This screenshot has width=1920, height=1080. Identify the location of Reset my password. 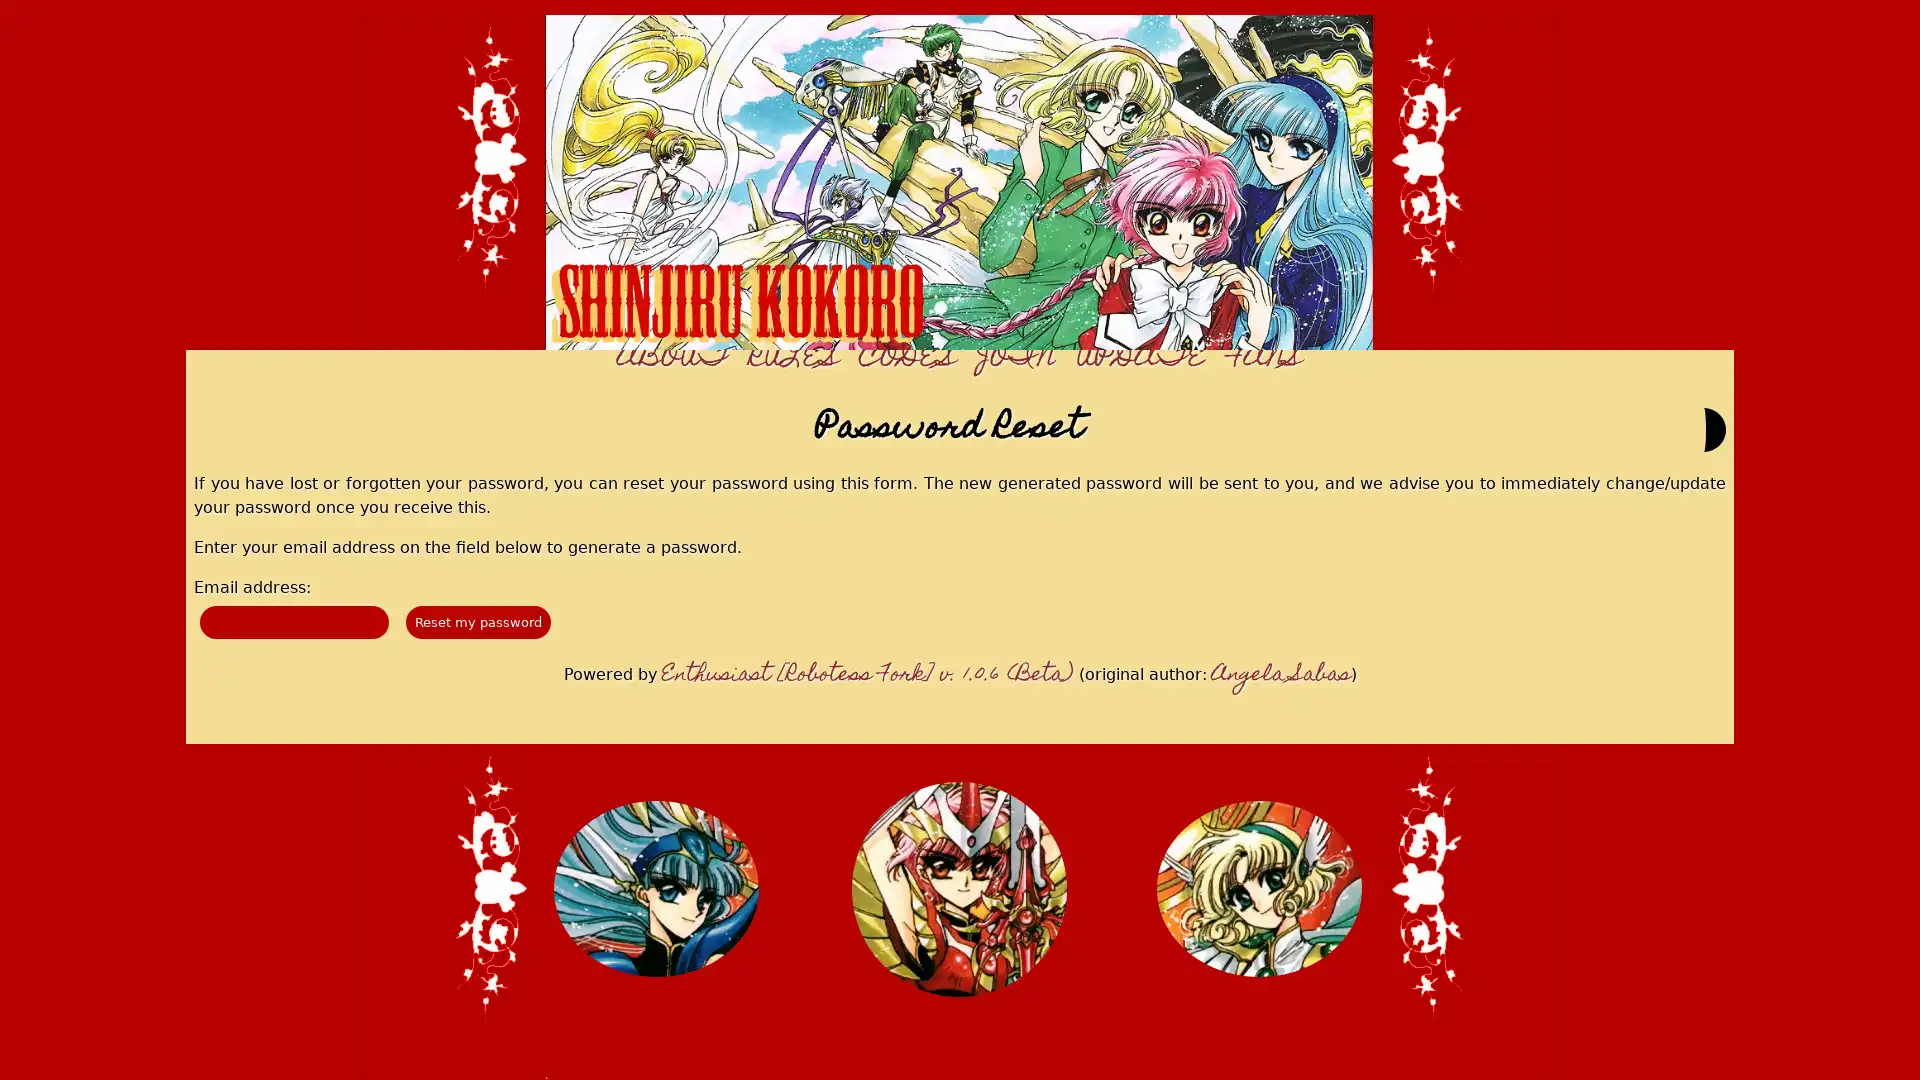
(477, 621).